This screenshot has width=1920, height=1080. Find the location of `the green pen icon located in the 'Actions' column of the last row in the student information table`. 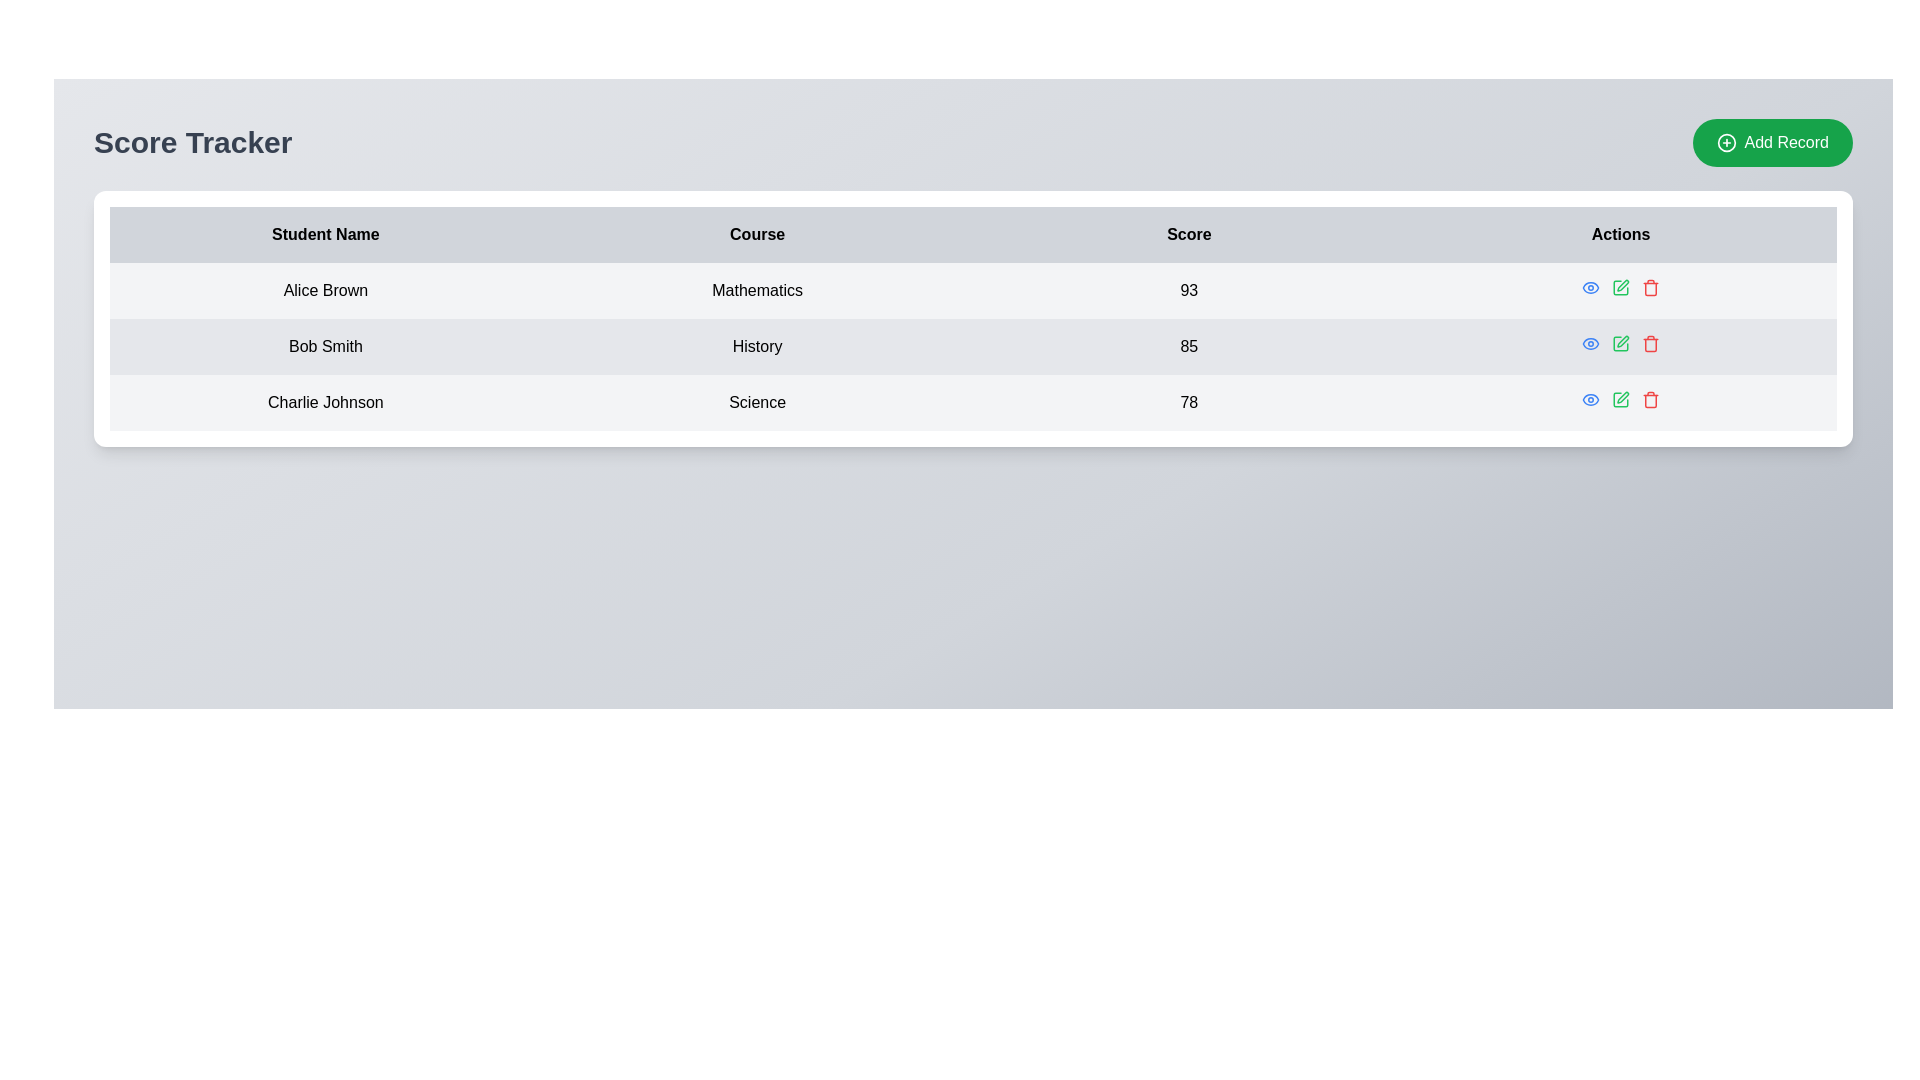

the green pen icon located in the 'Actions' column of the last row in the student information table is located at coordinates (1621, 342).